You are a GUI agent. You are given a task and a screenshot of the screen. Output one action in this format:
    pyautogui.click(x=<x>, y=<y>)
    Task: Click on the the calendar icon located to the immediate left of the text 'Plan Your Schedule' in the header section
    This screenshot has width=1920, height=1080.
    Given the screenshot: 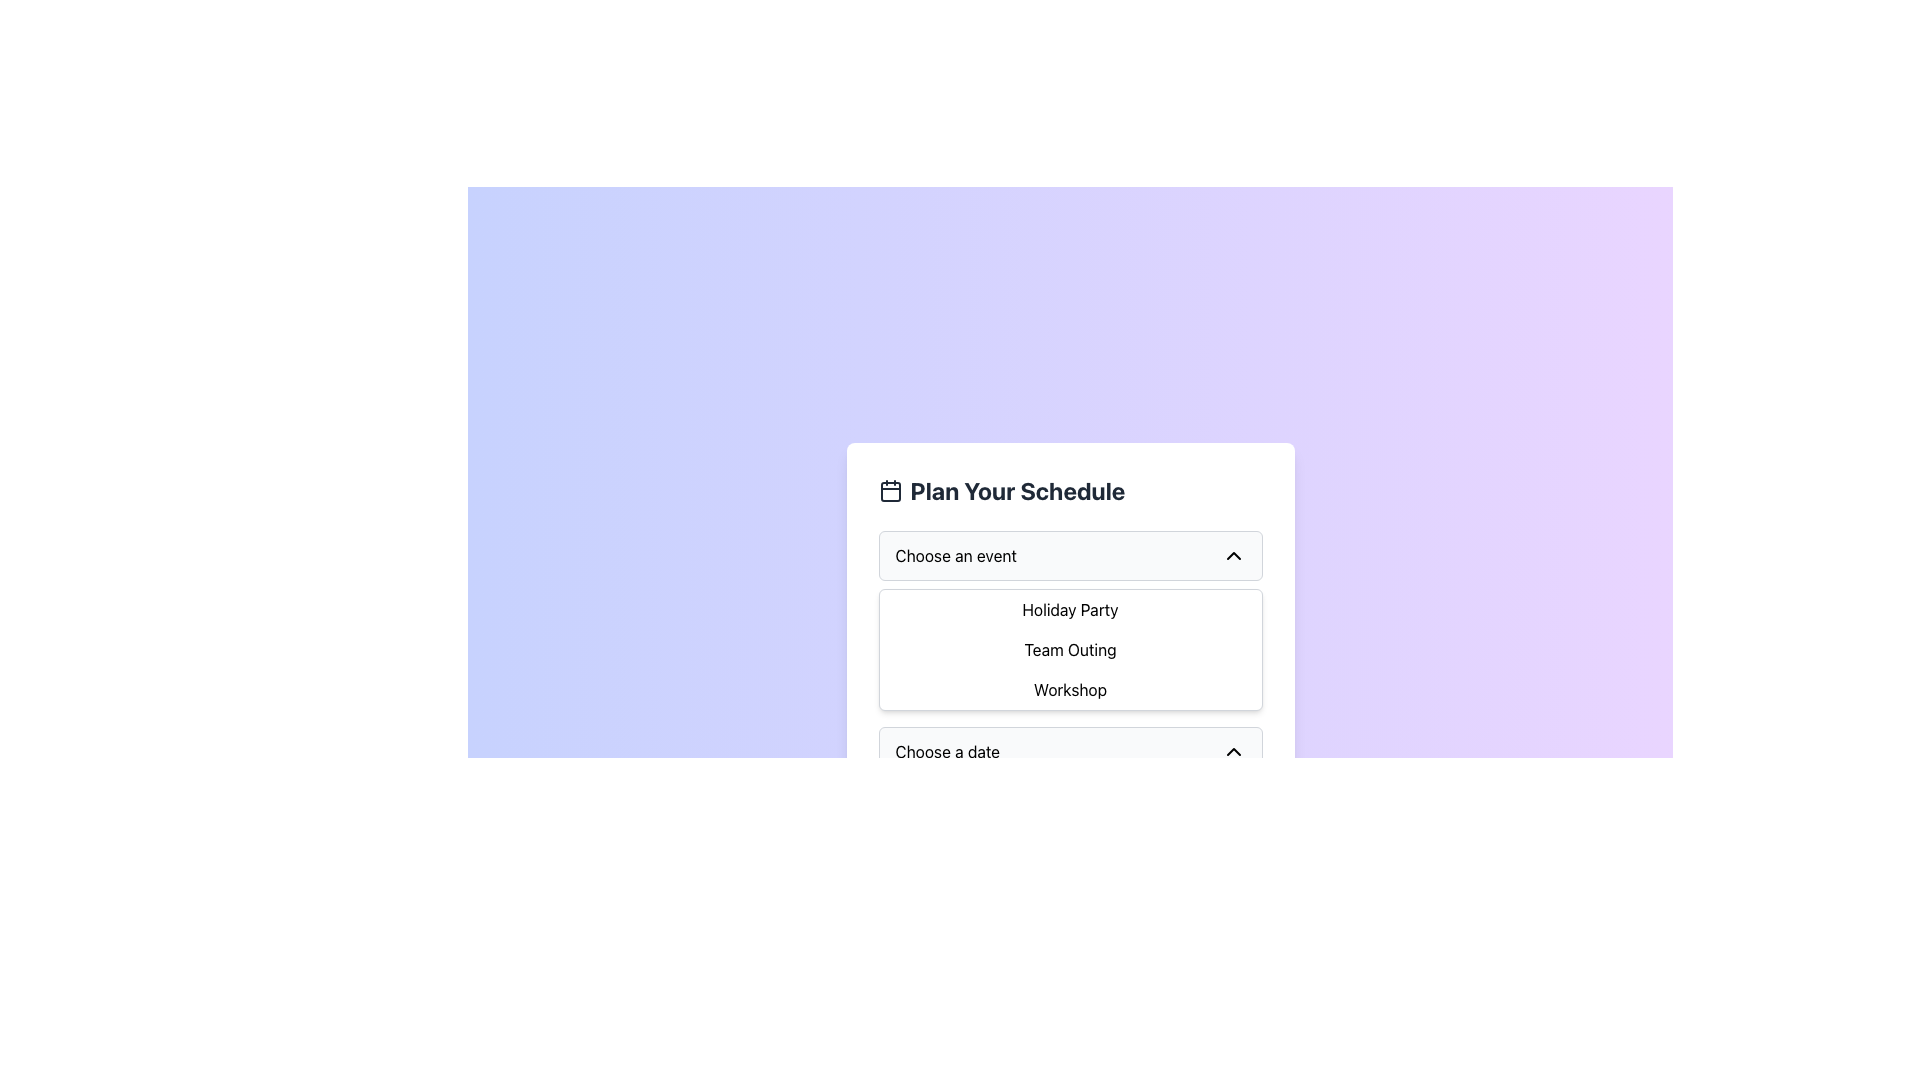 What is the action you would take?
    pyautogui.click(x=889, y=490)
    